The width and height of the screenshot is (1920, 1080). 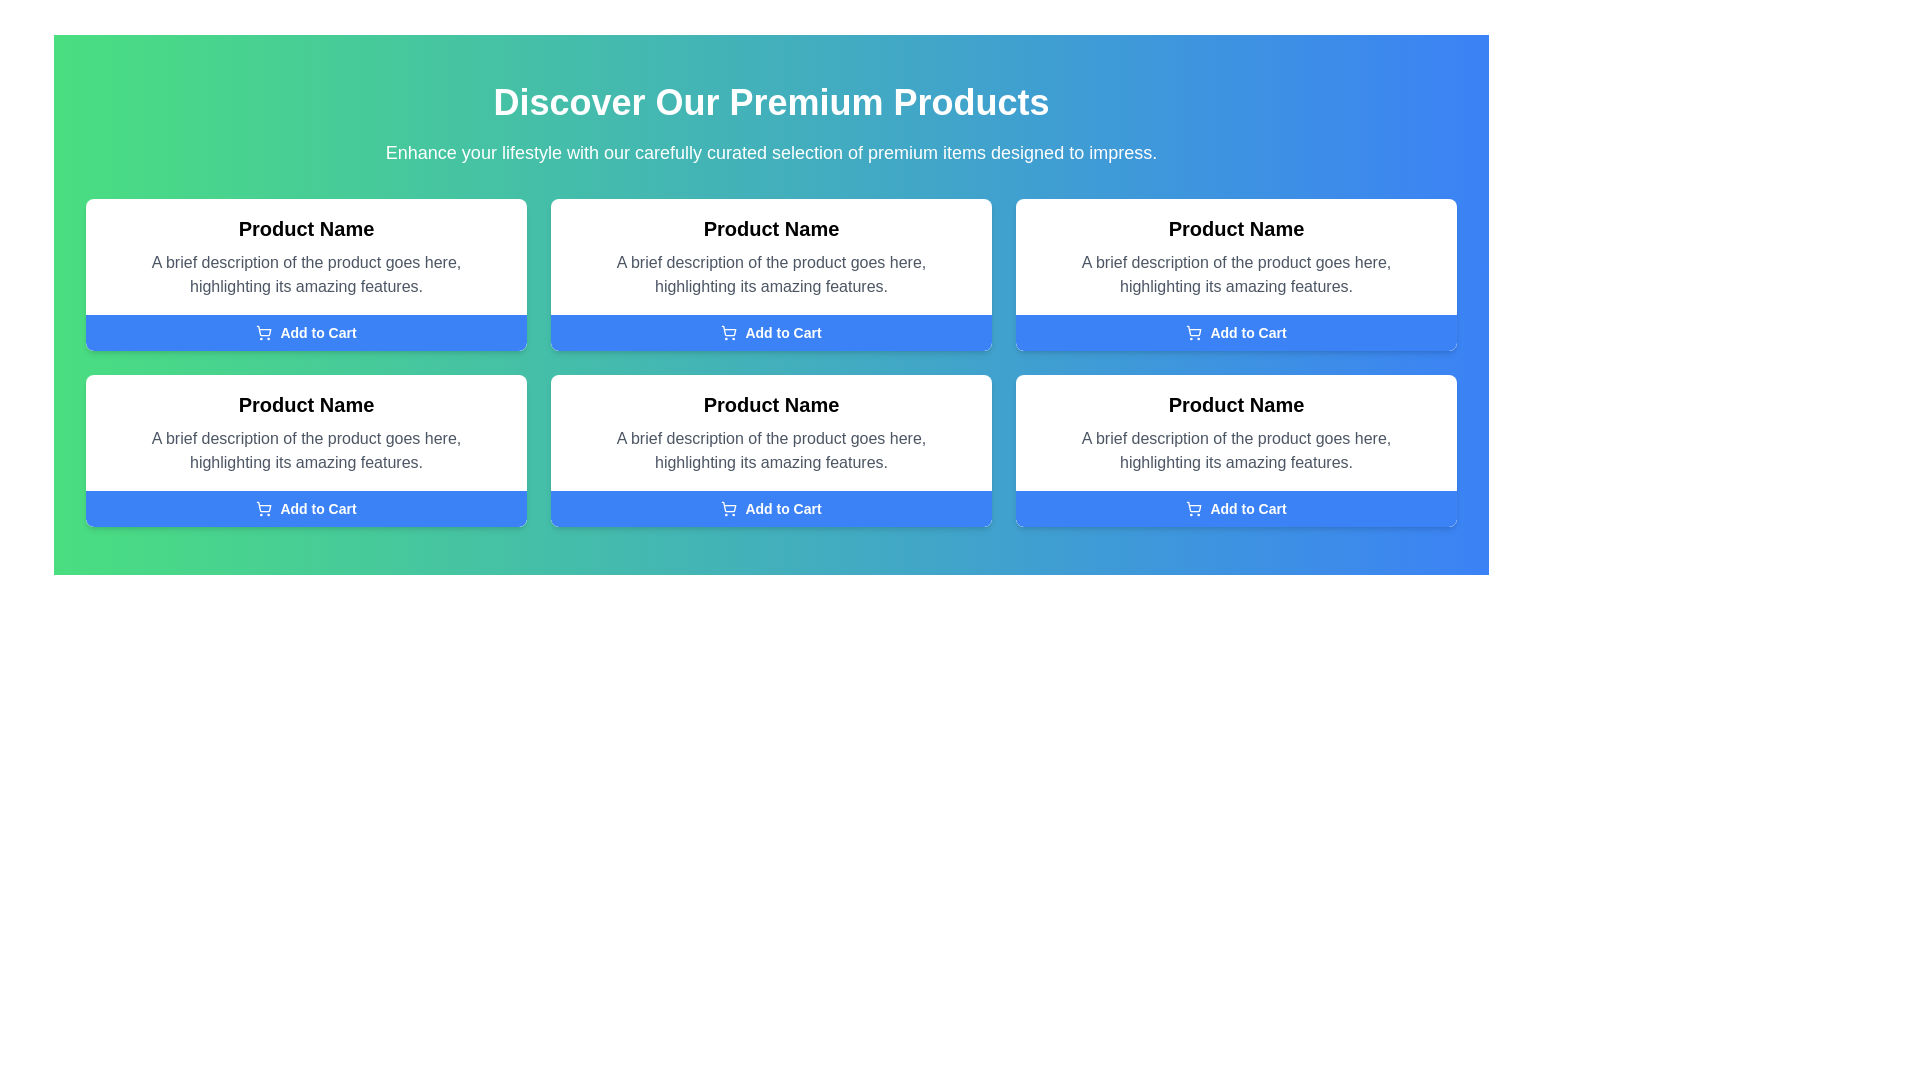 What do you see at coordinates (728, 331) in the screenshot?
I see `the shopping cart icon located inside the 'Add to Cart' button of the third product card in the top row` at bounding box center [728, 331].